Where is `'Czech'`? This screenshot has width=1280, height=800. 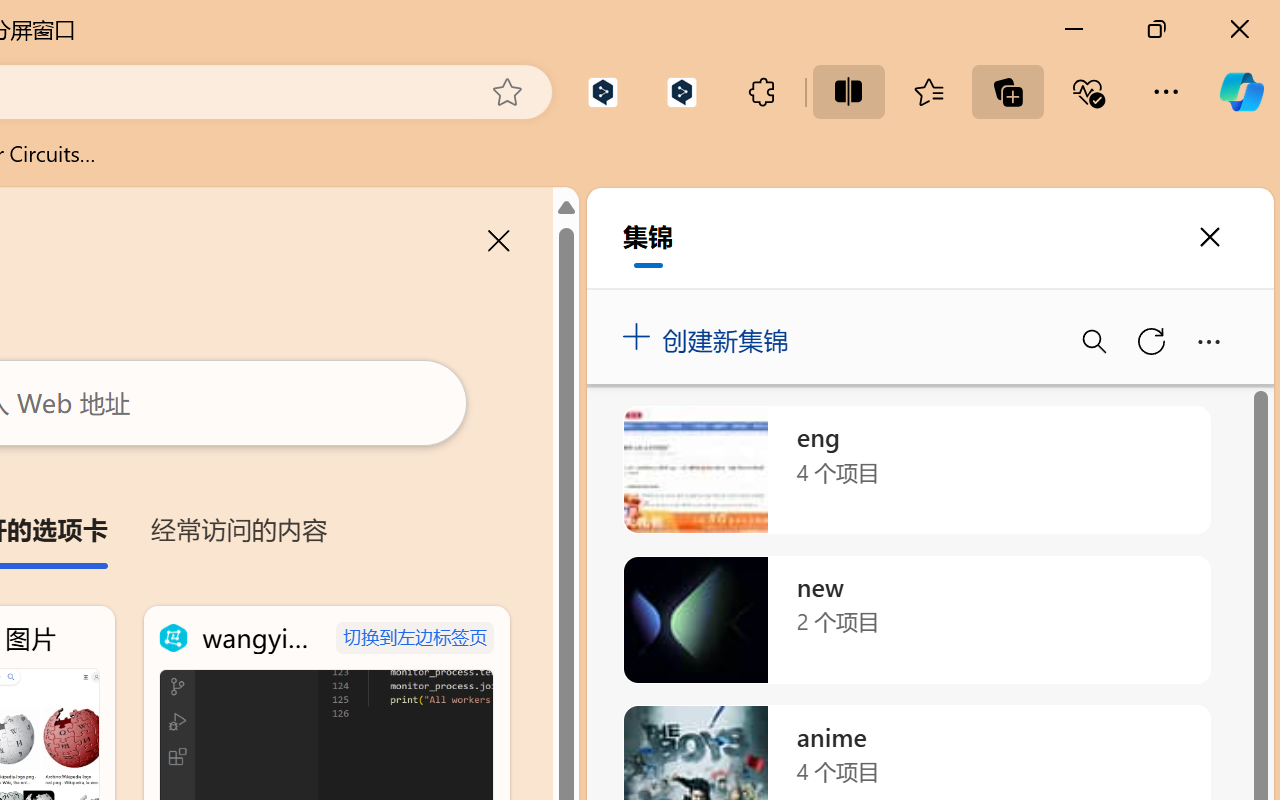
'Czech' is located at coordinates (991, 454).